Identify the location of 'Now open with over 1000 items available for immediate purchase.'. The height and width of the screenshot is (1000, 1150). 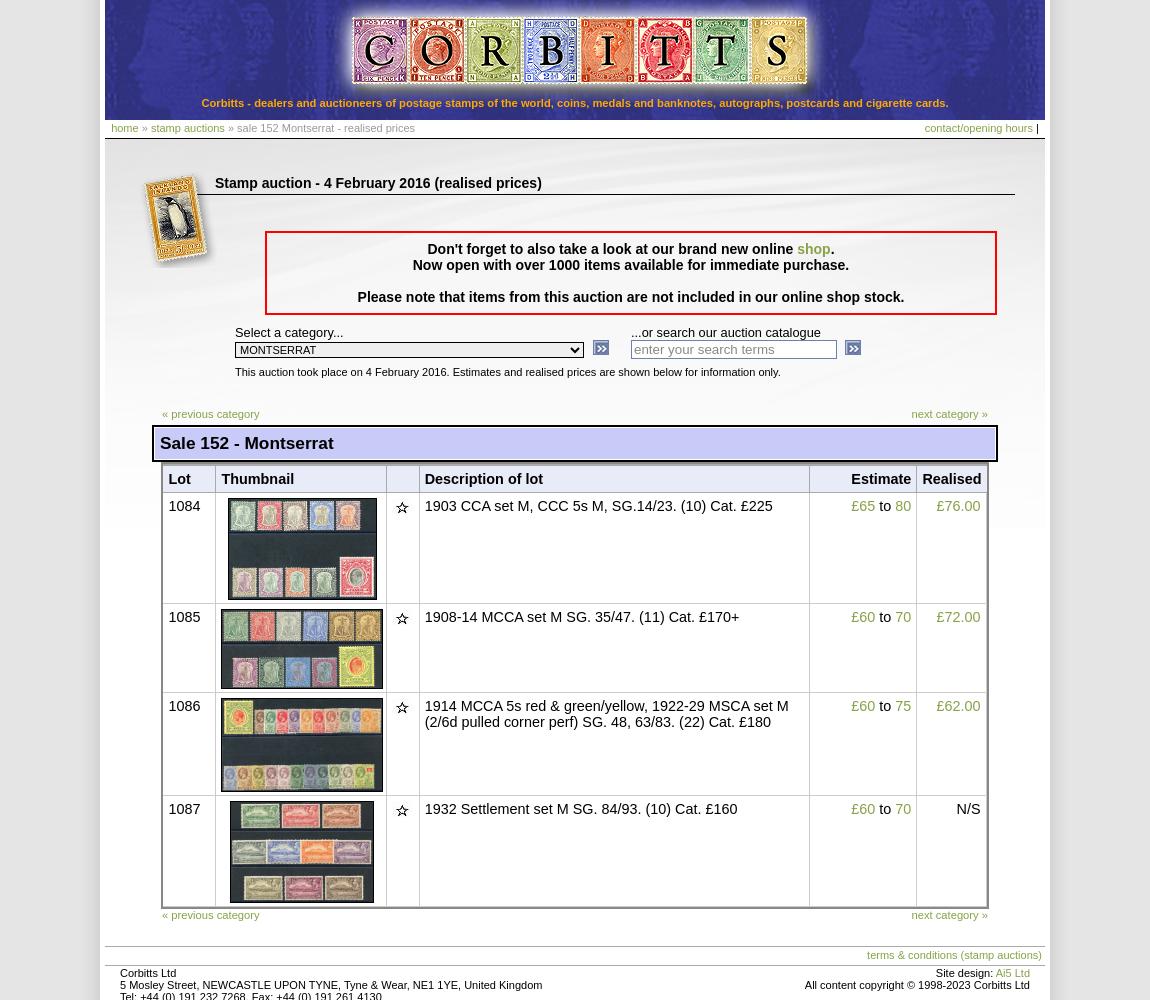
(629, 265).